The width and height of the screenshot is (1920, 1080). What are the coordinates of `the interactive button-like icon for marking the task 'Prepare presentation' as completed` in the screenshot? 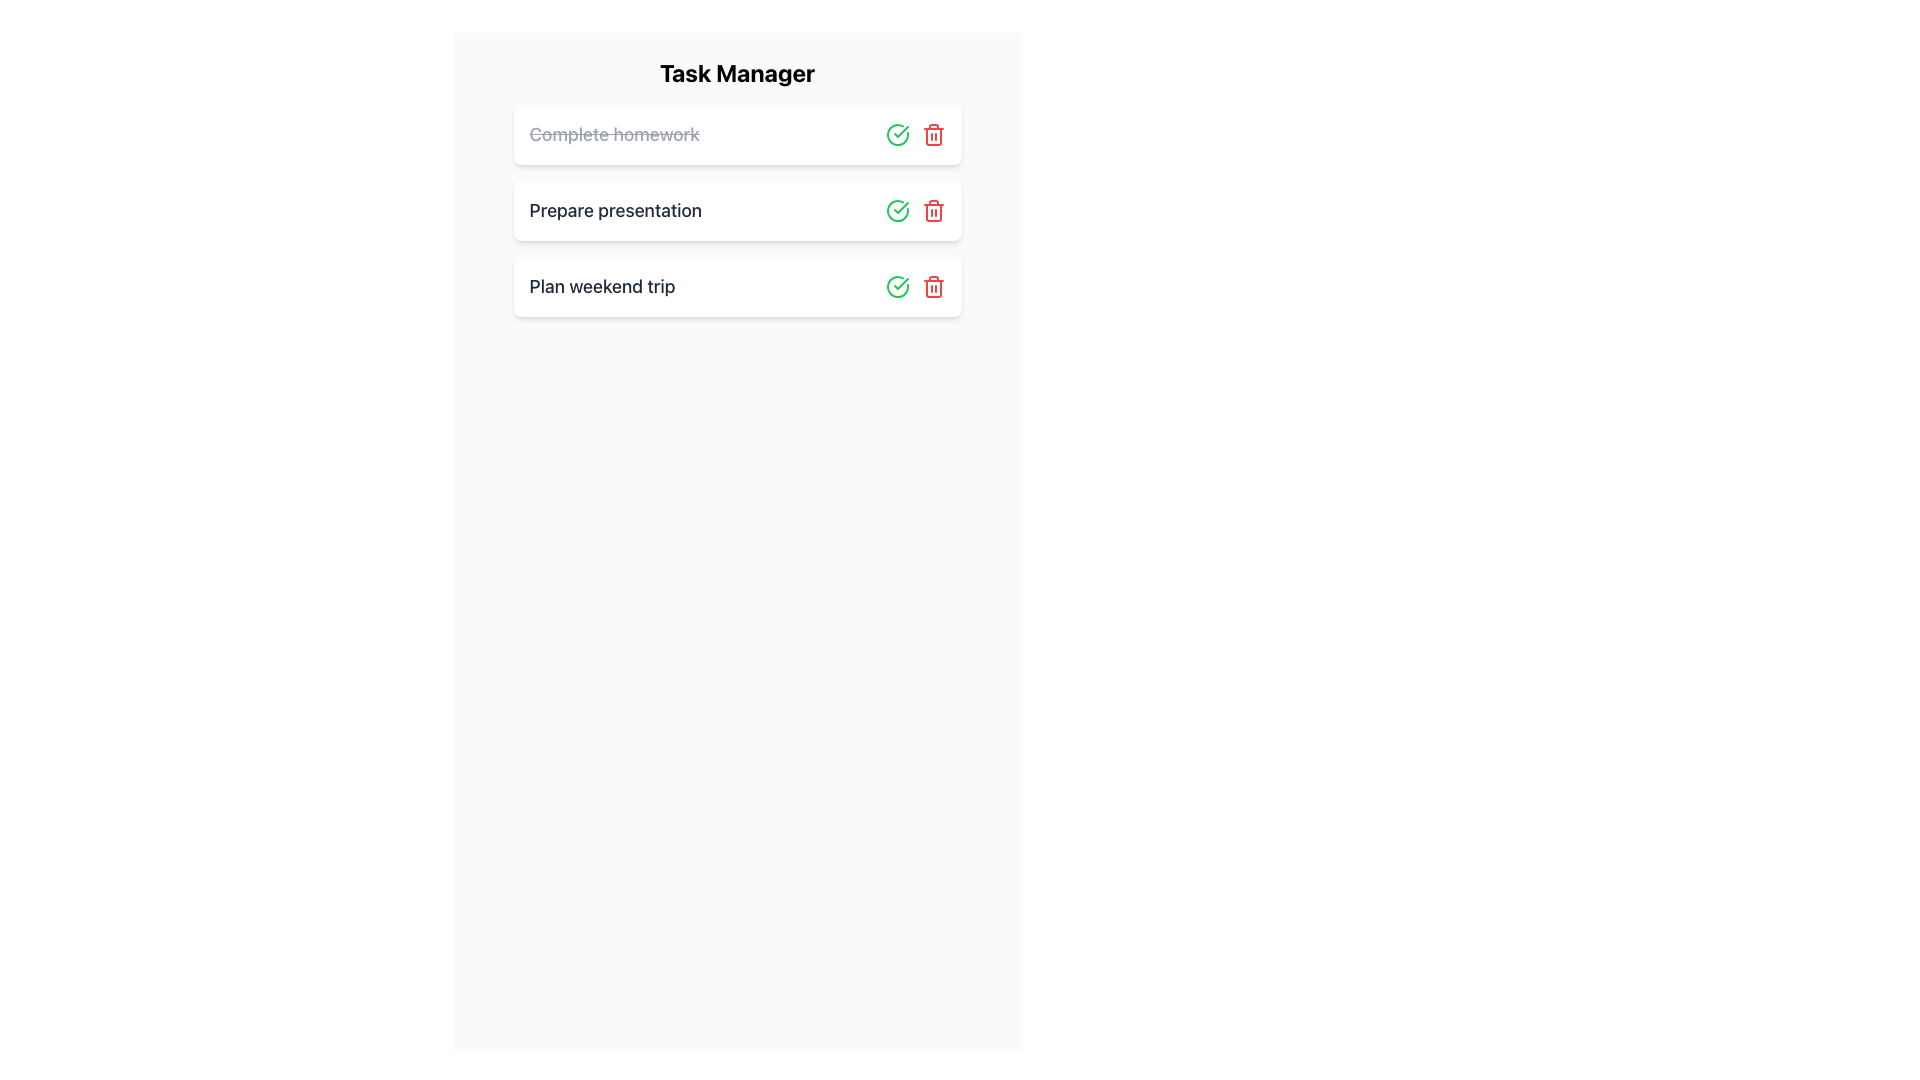 It's located at (896, 286).